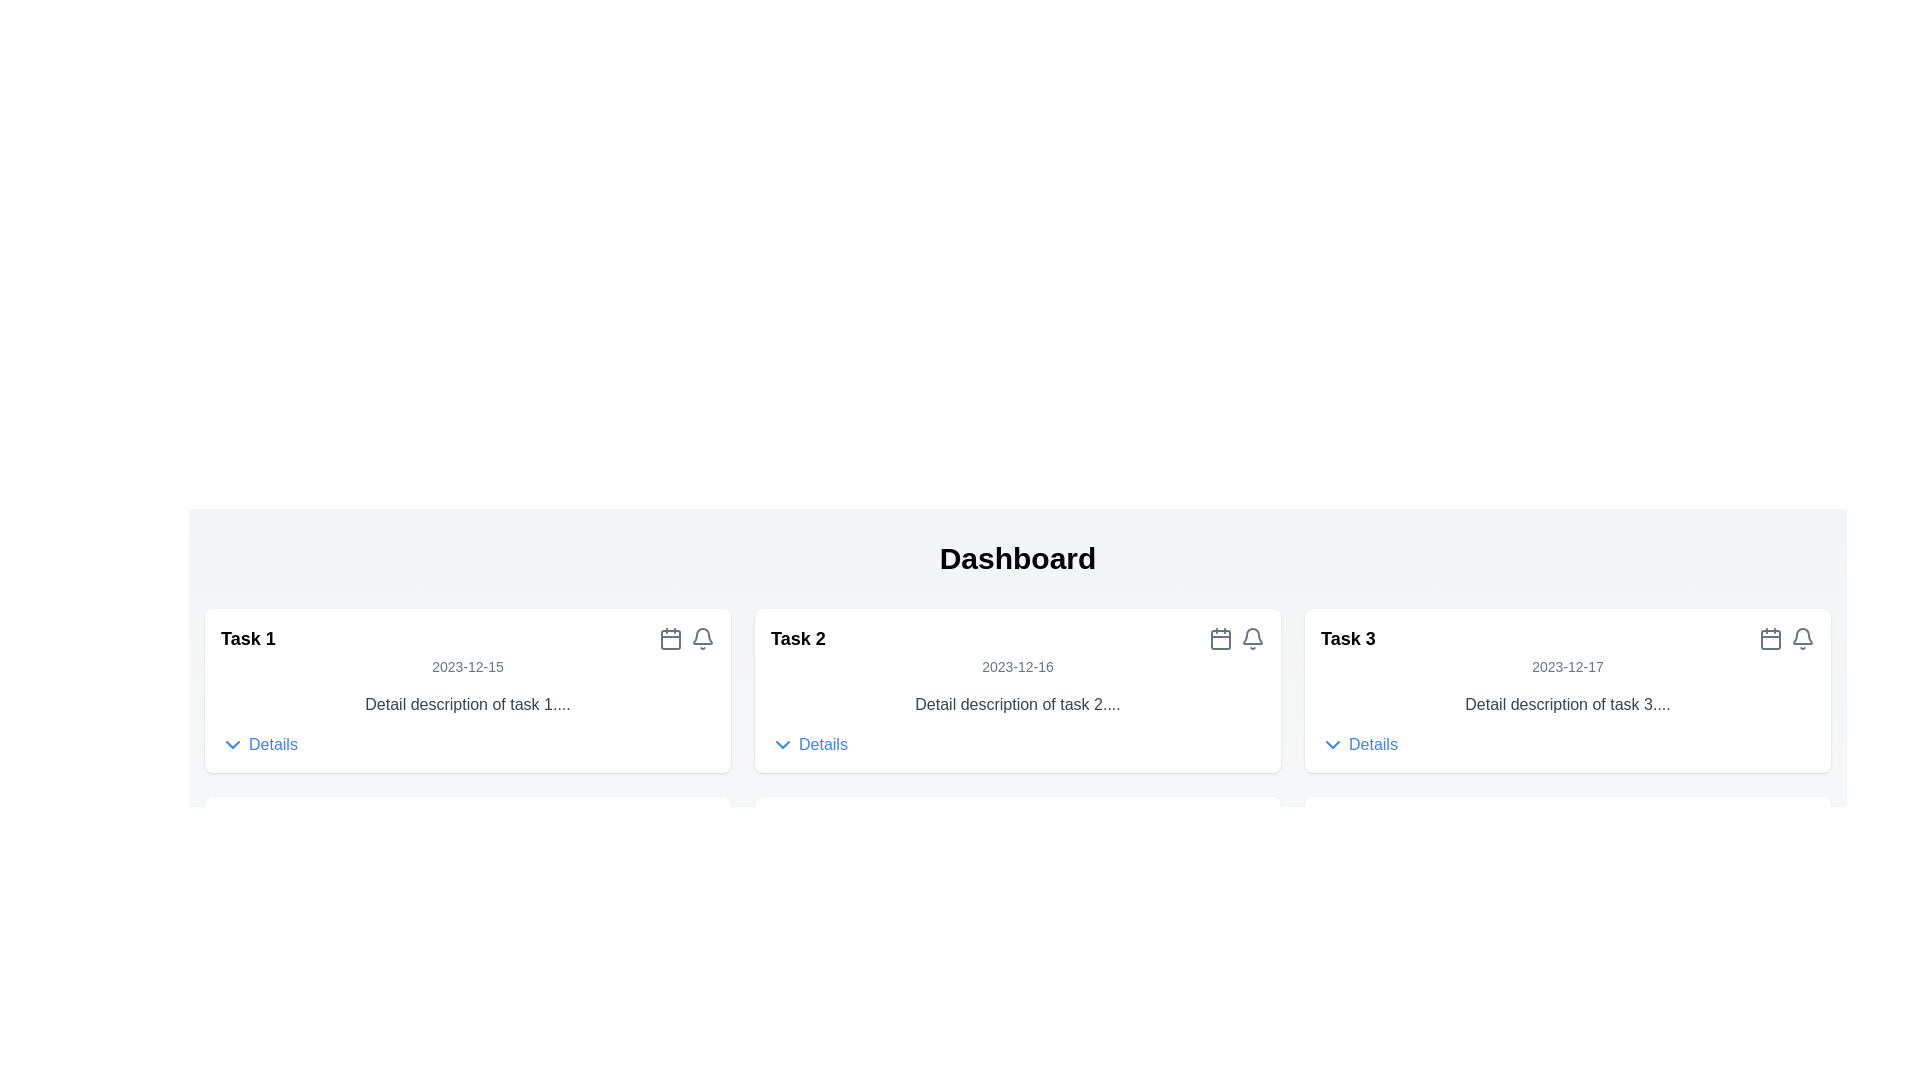  What do you see at coordinates (781, 744) in the screenshot?
I see `the Chevron down icon in the 'Task 2' card to provide focus` at bounding box center [781, 744].